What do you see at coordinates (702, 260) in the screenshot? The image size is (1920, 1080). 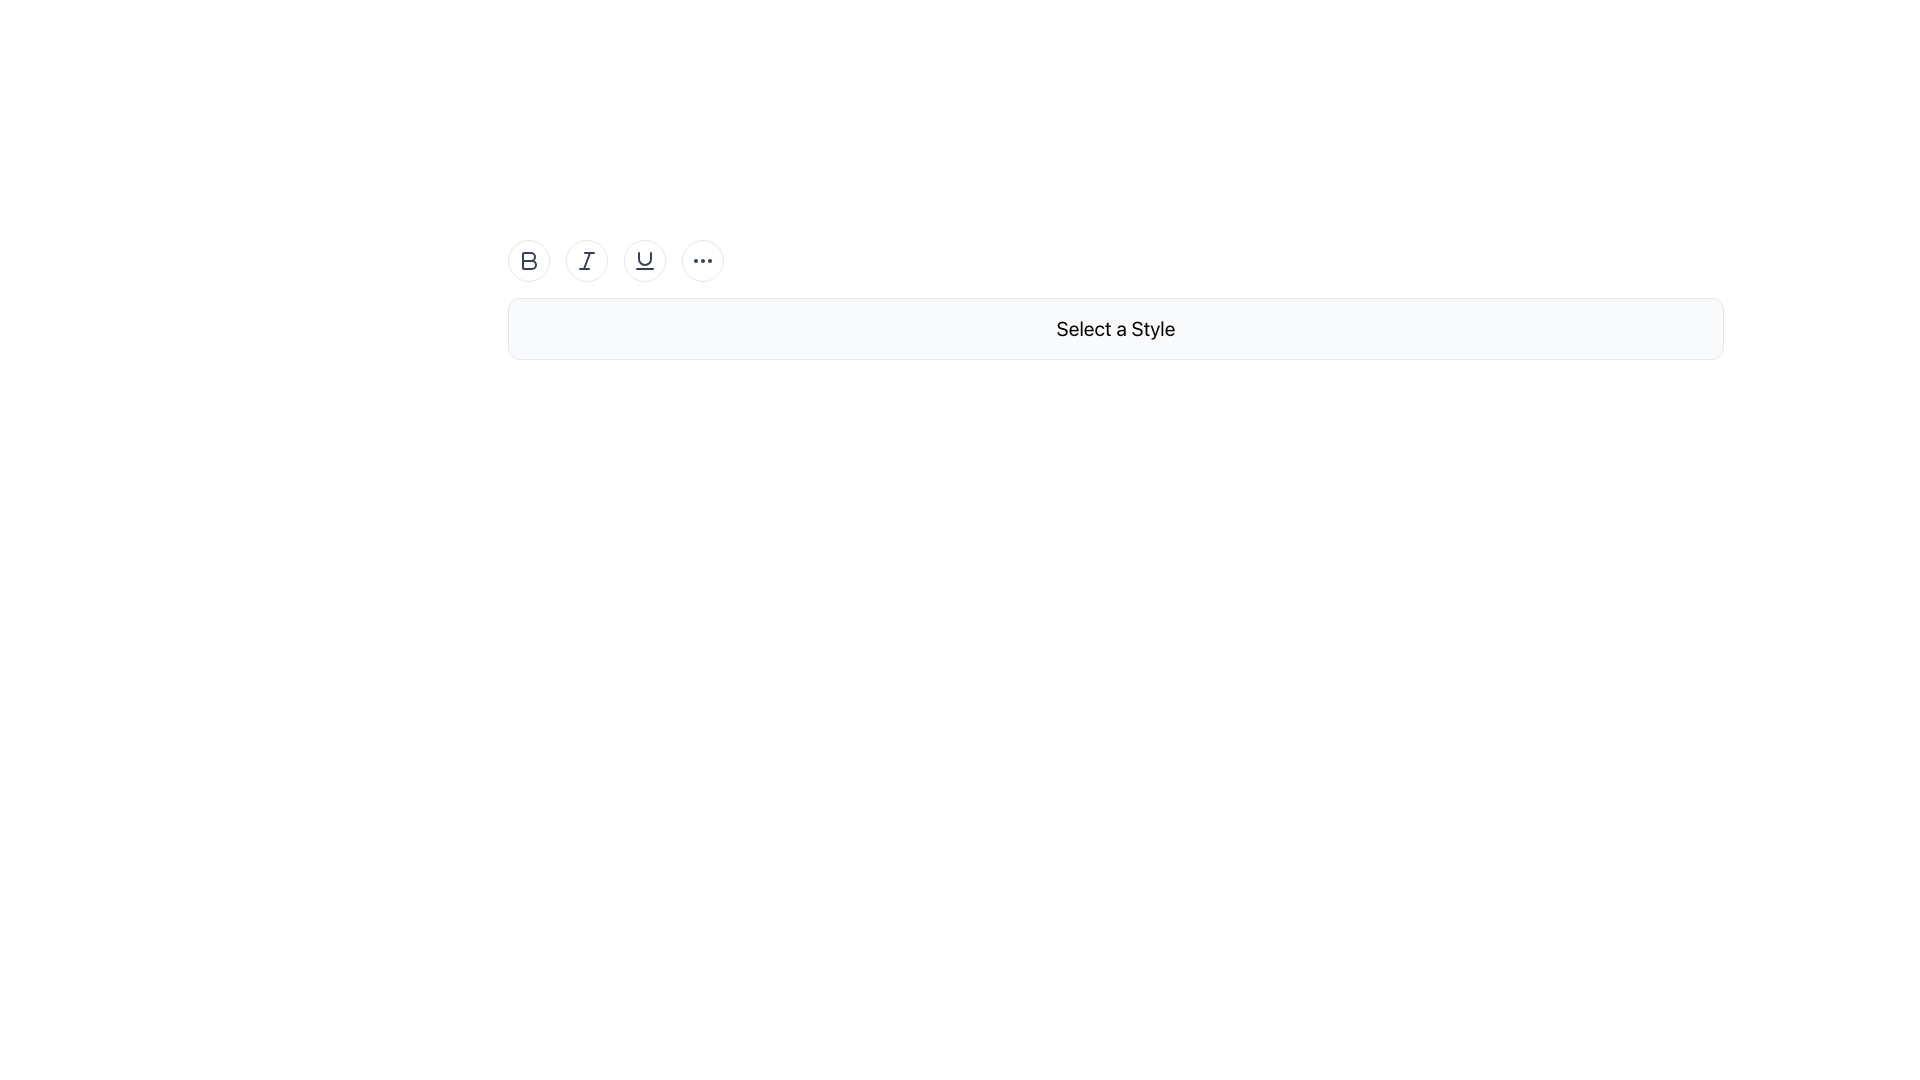 I see `the fourth button in a group of buttons` at bounding box center [702, 260].